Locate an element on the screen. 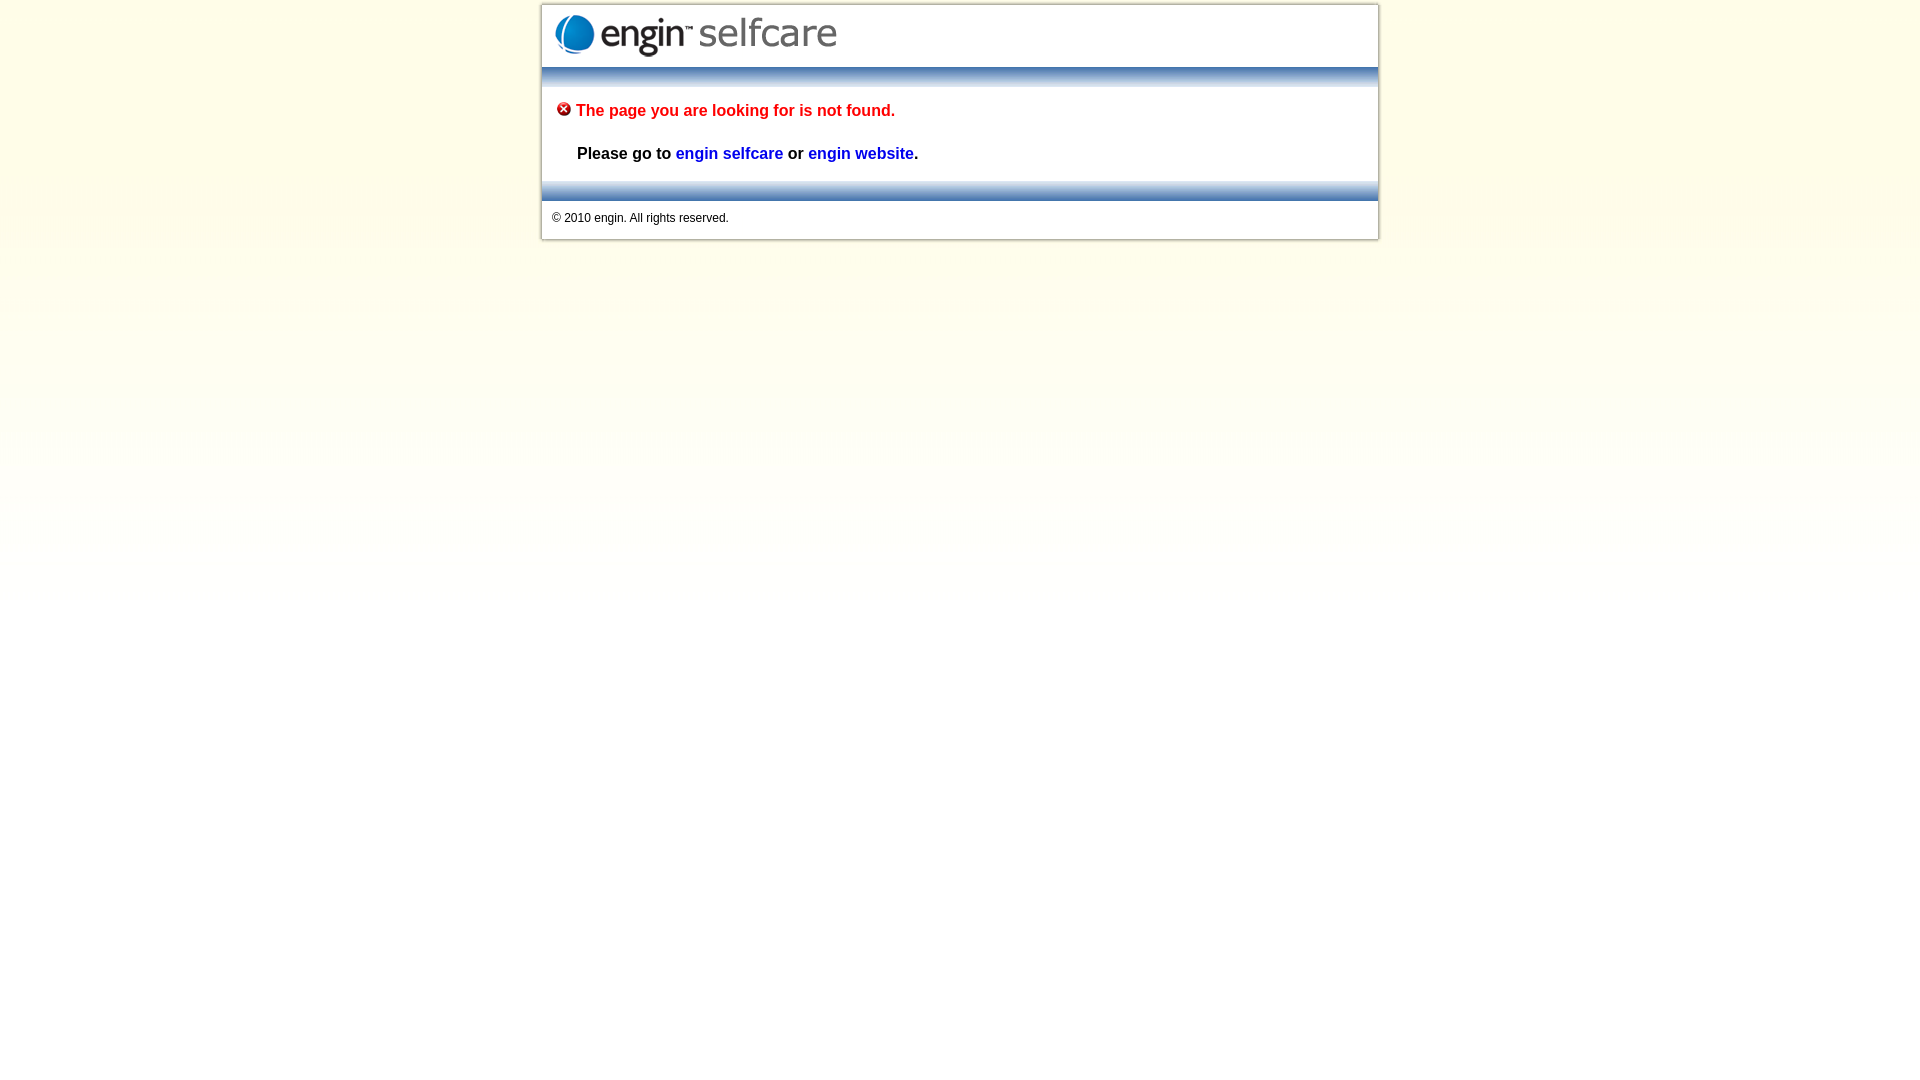 This screenshot has height=1080, width=1920. 'engin selfcare' is located at coordinates (728, 152).